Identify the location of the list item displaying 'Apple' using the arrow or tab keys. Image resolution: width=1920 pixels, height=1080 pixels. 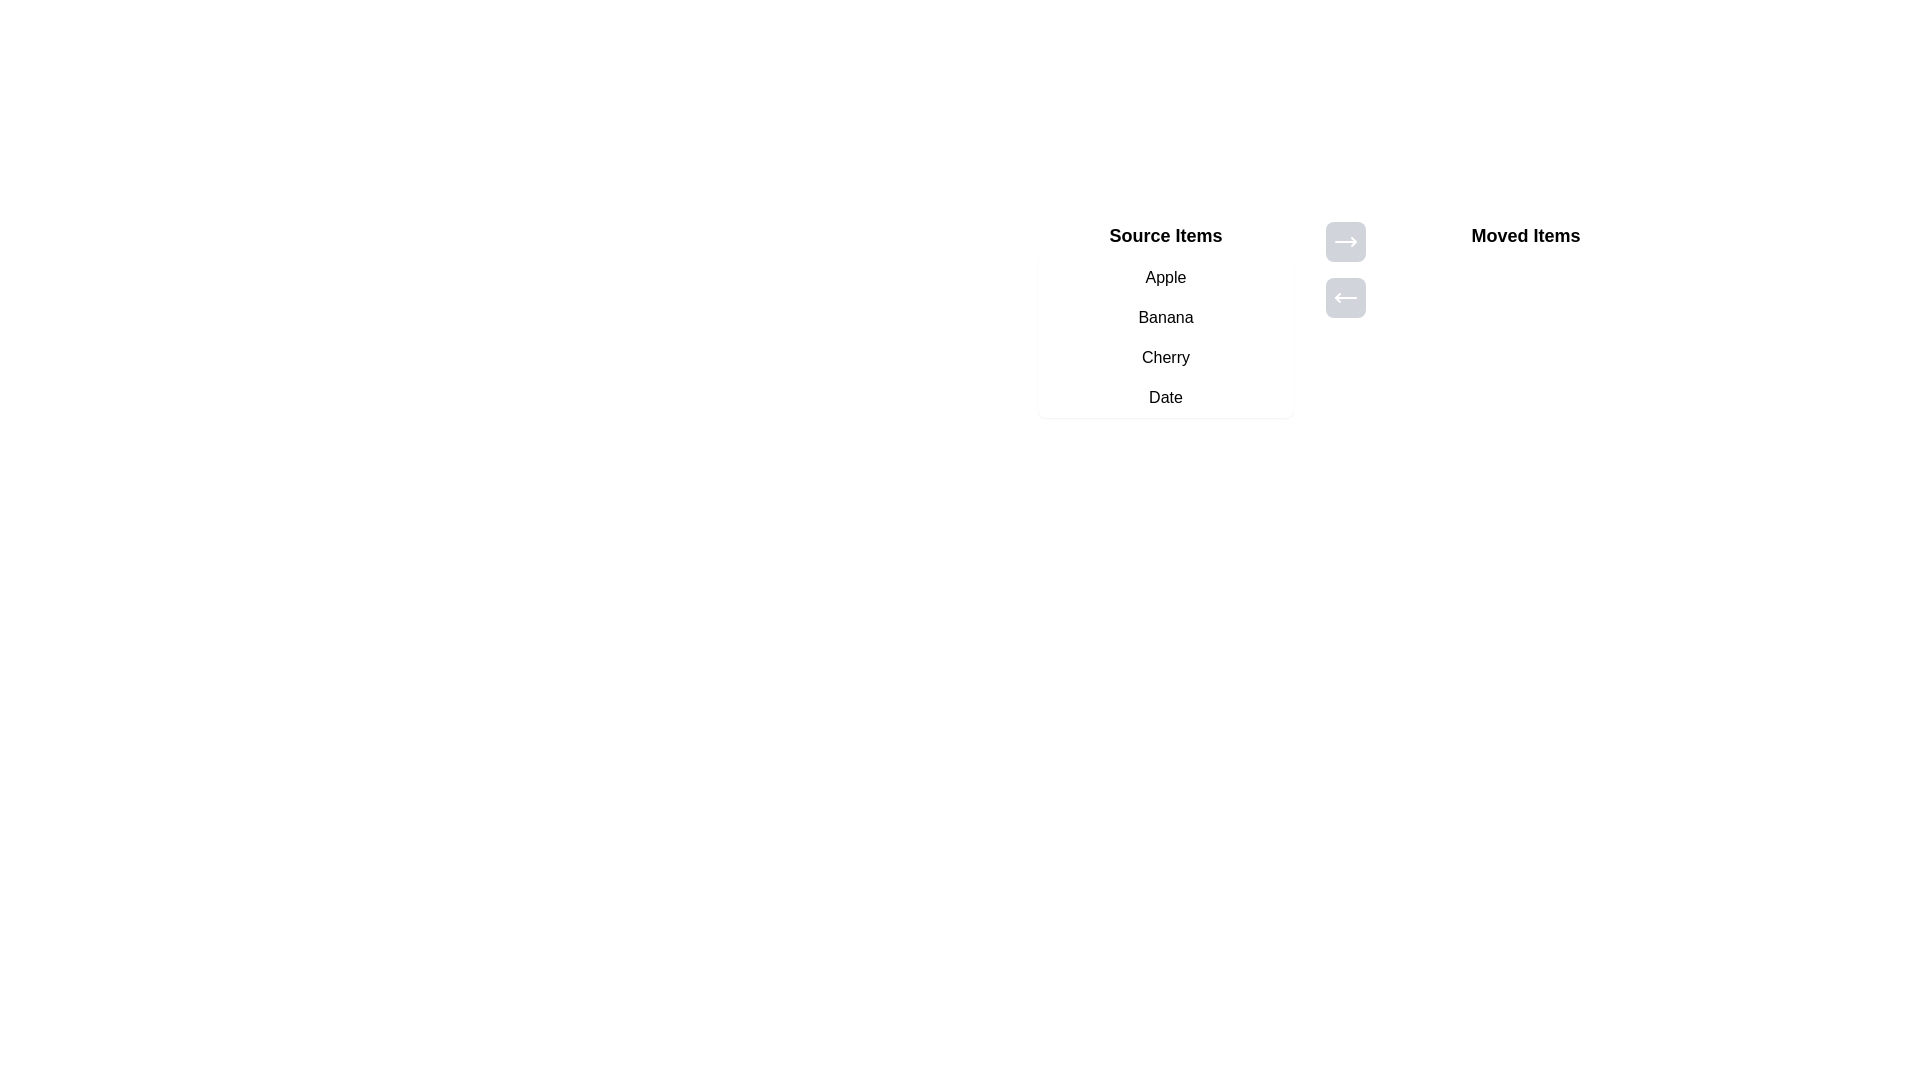
(1166, 277).